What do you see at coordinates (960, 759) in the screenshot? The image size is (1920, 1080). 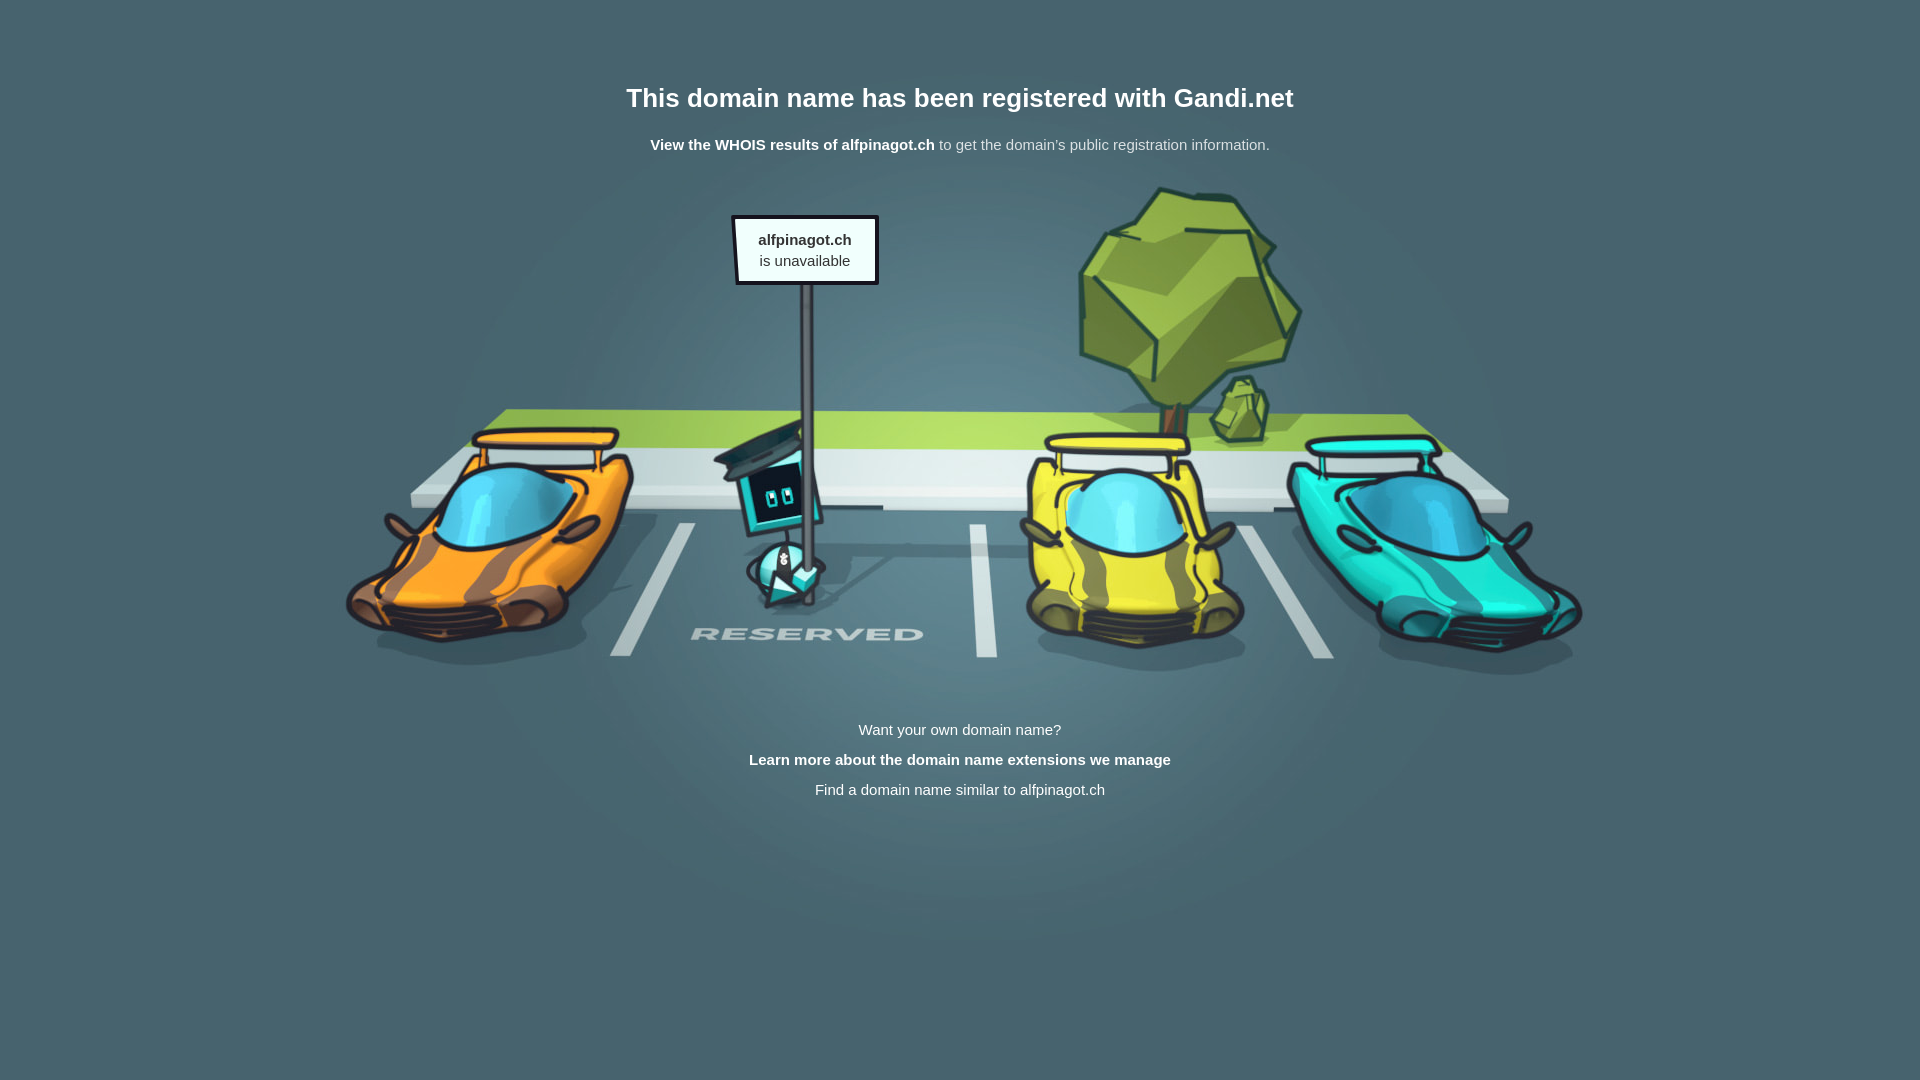 I see `'Learn more about the domain name extensions we manage'` at bounding box center [960, 759].